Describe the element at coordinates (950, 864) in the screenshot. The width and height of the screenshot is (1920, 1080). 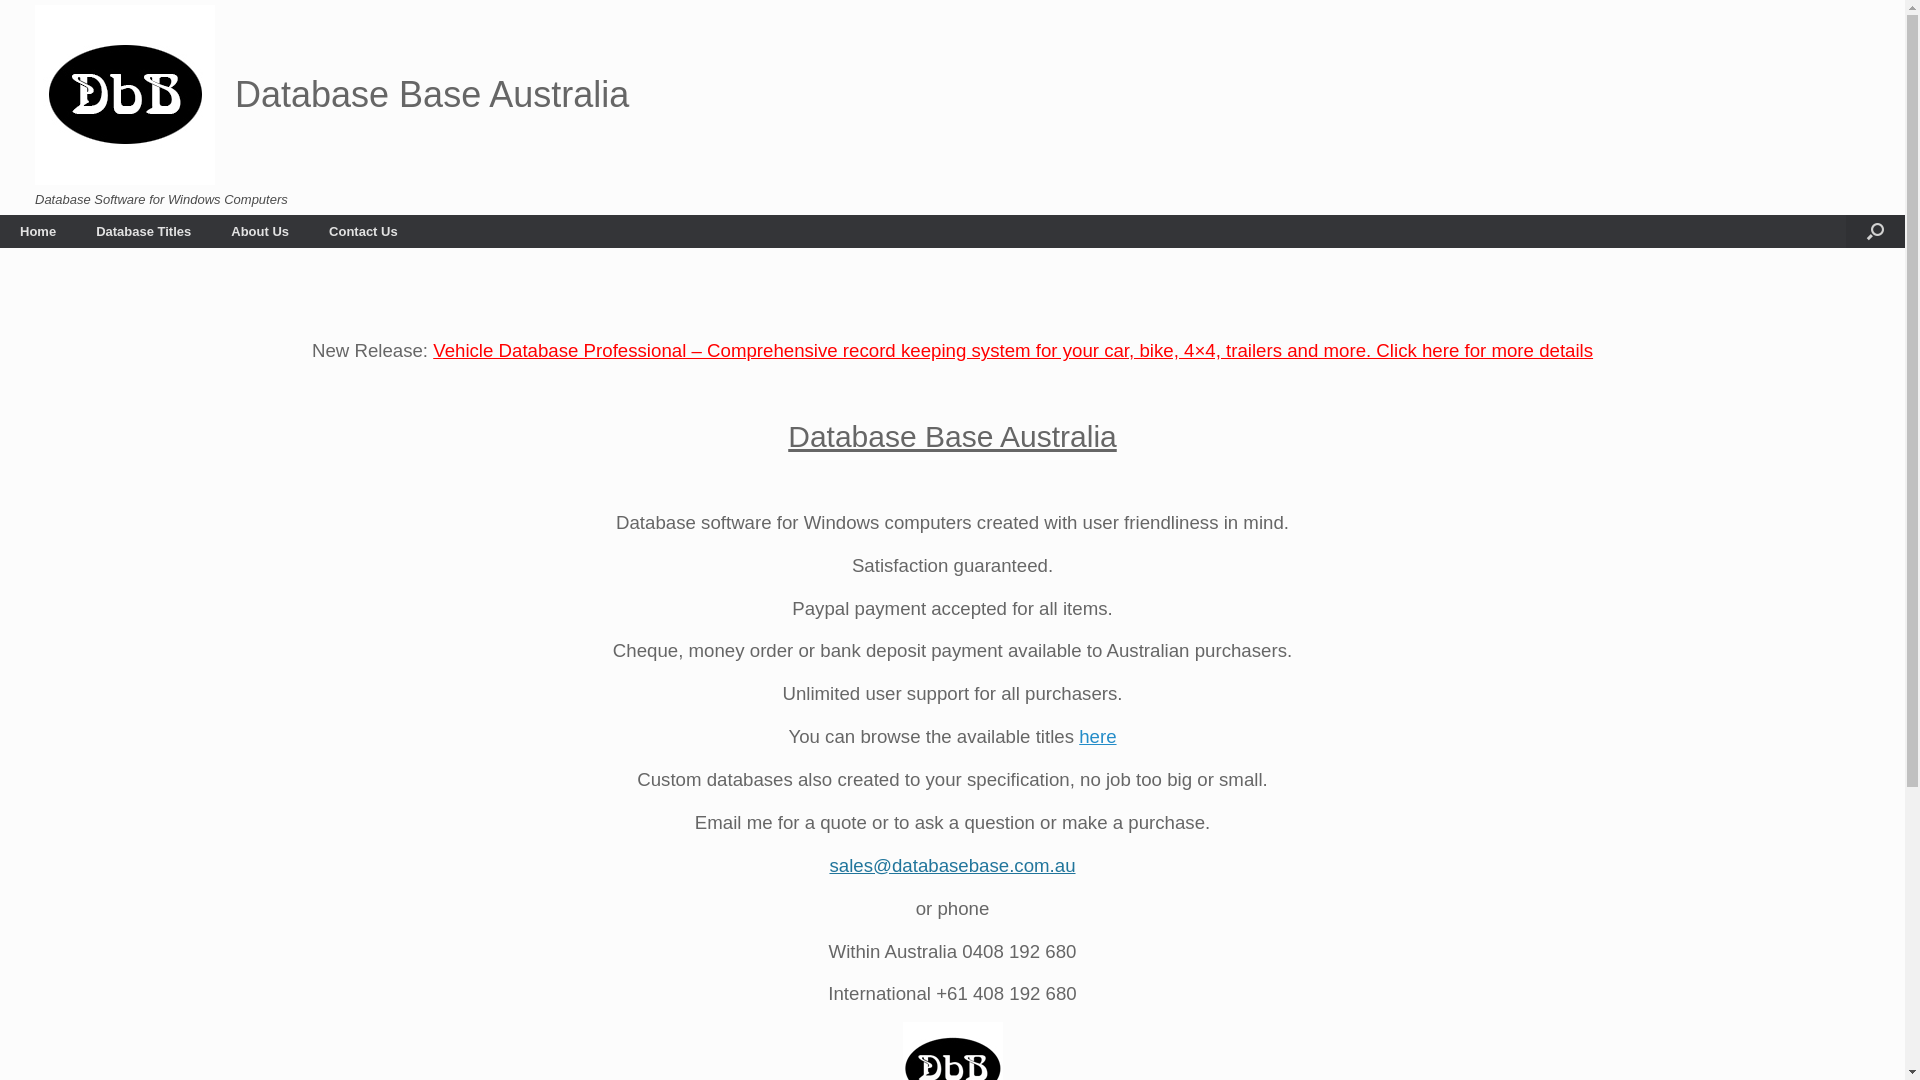
I see `'sales@databasebase.com.au'` at that location.